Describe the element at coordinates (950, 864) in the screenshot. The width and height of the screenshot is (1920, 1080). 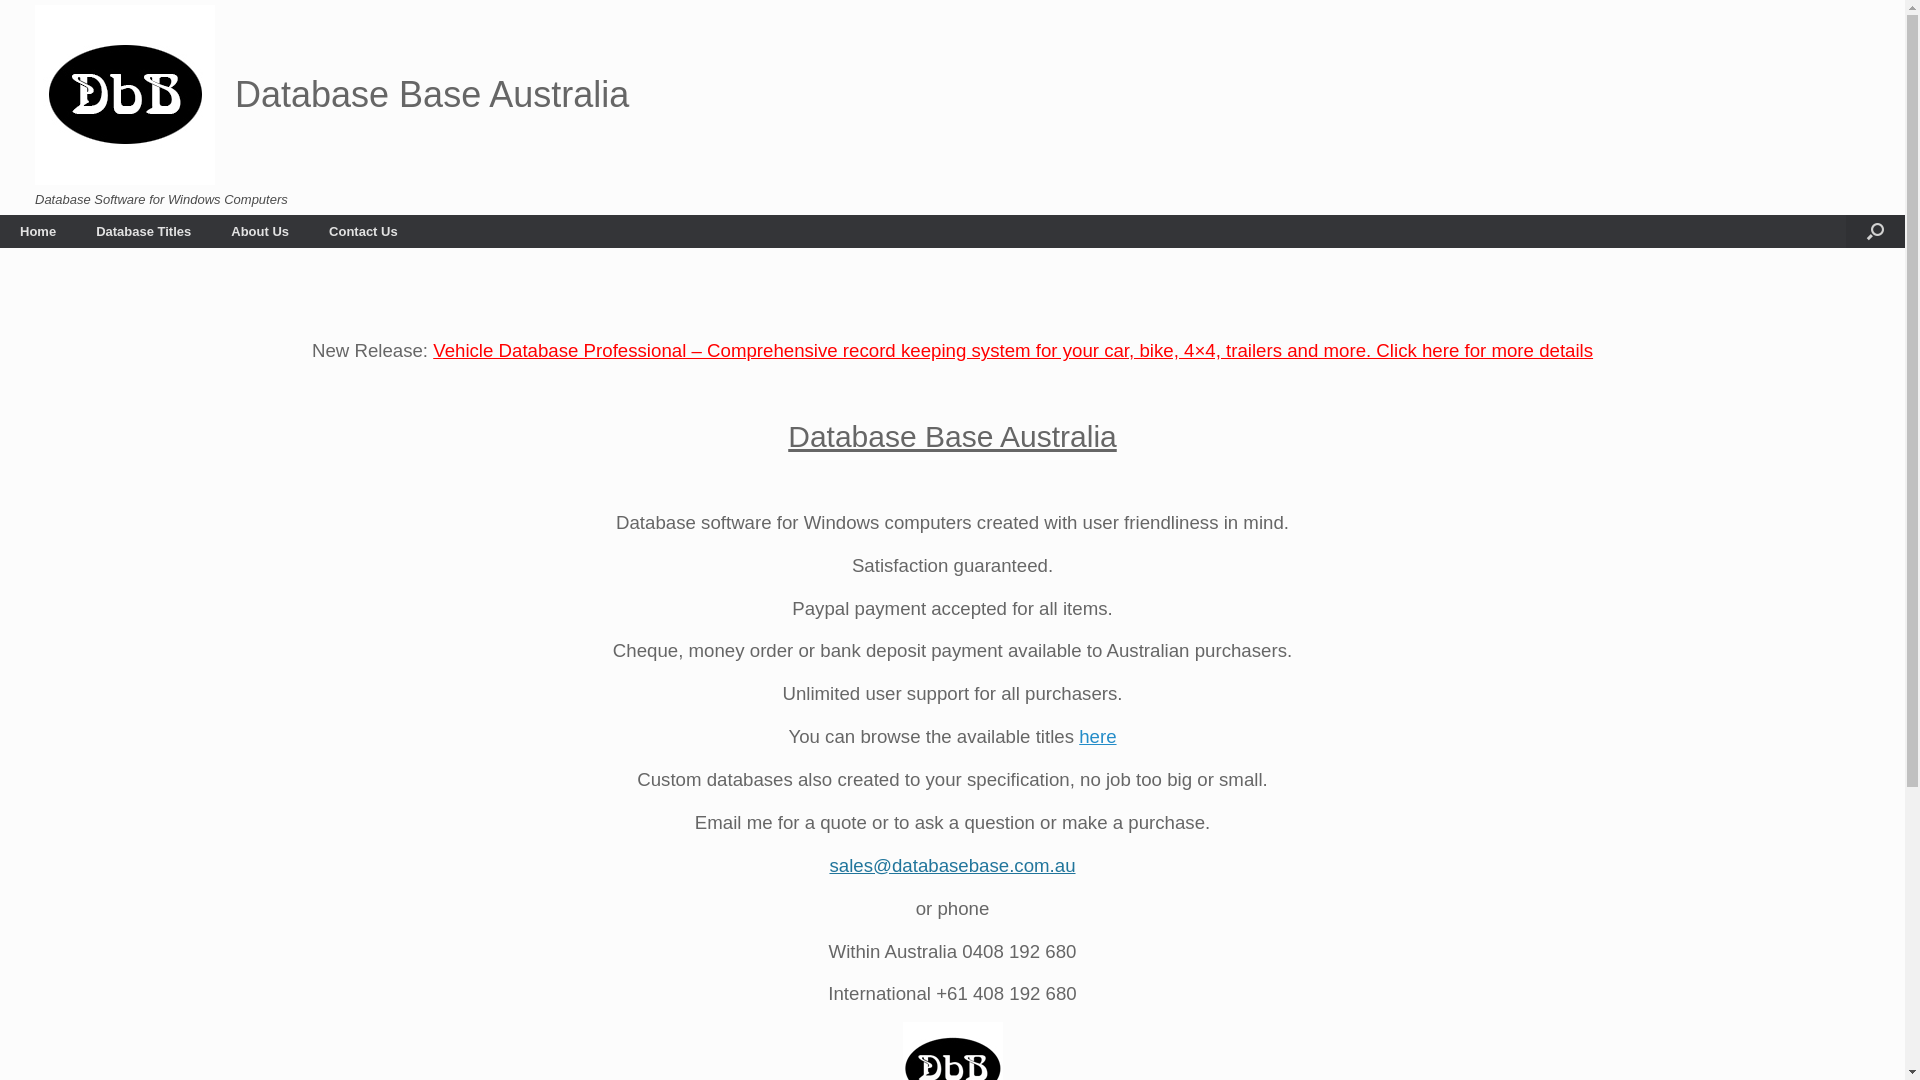
I see `'sales@databasebase.com.au'` at that location.